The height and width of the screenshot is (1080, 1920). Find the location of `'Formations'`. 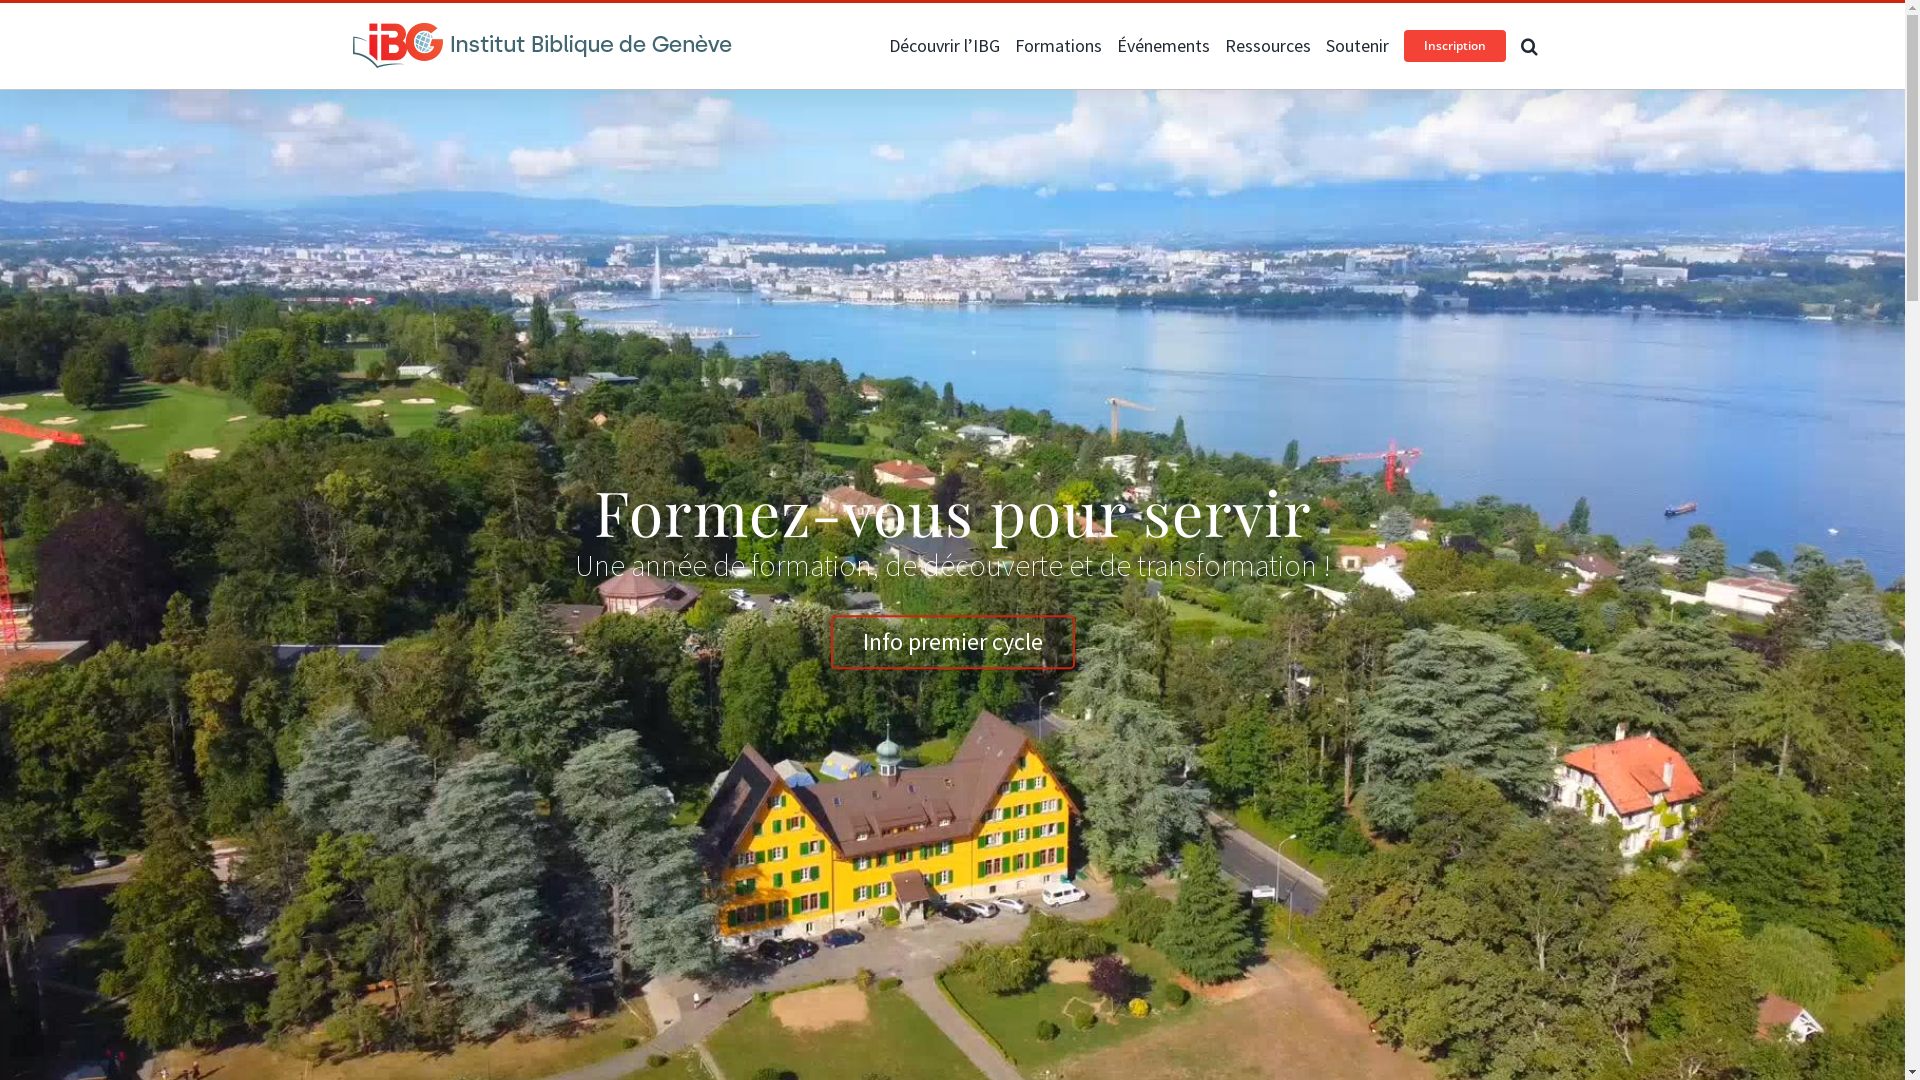

'Formations' is located at coordinates (1056, 45).